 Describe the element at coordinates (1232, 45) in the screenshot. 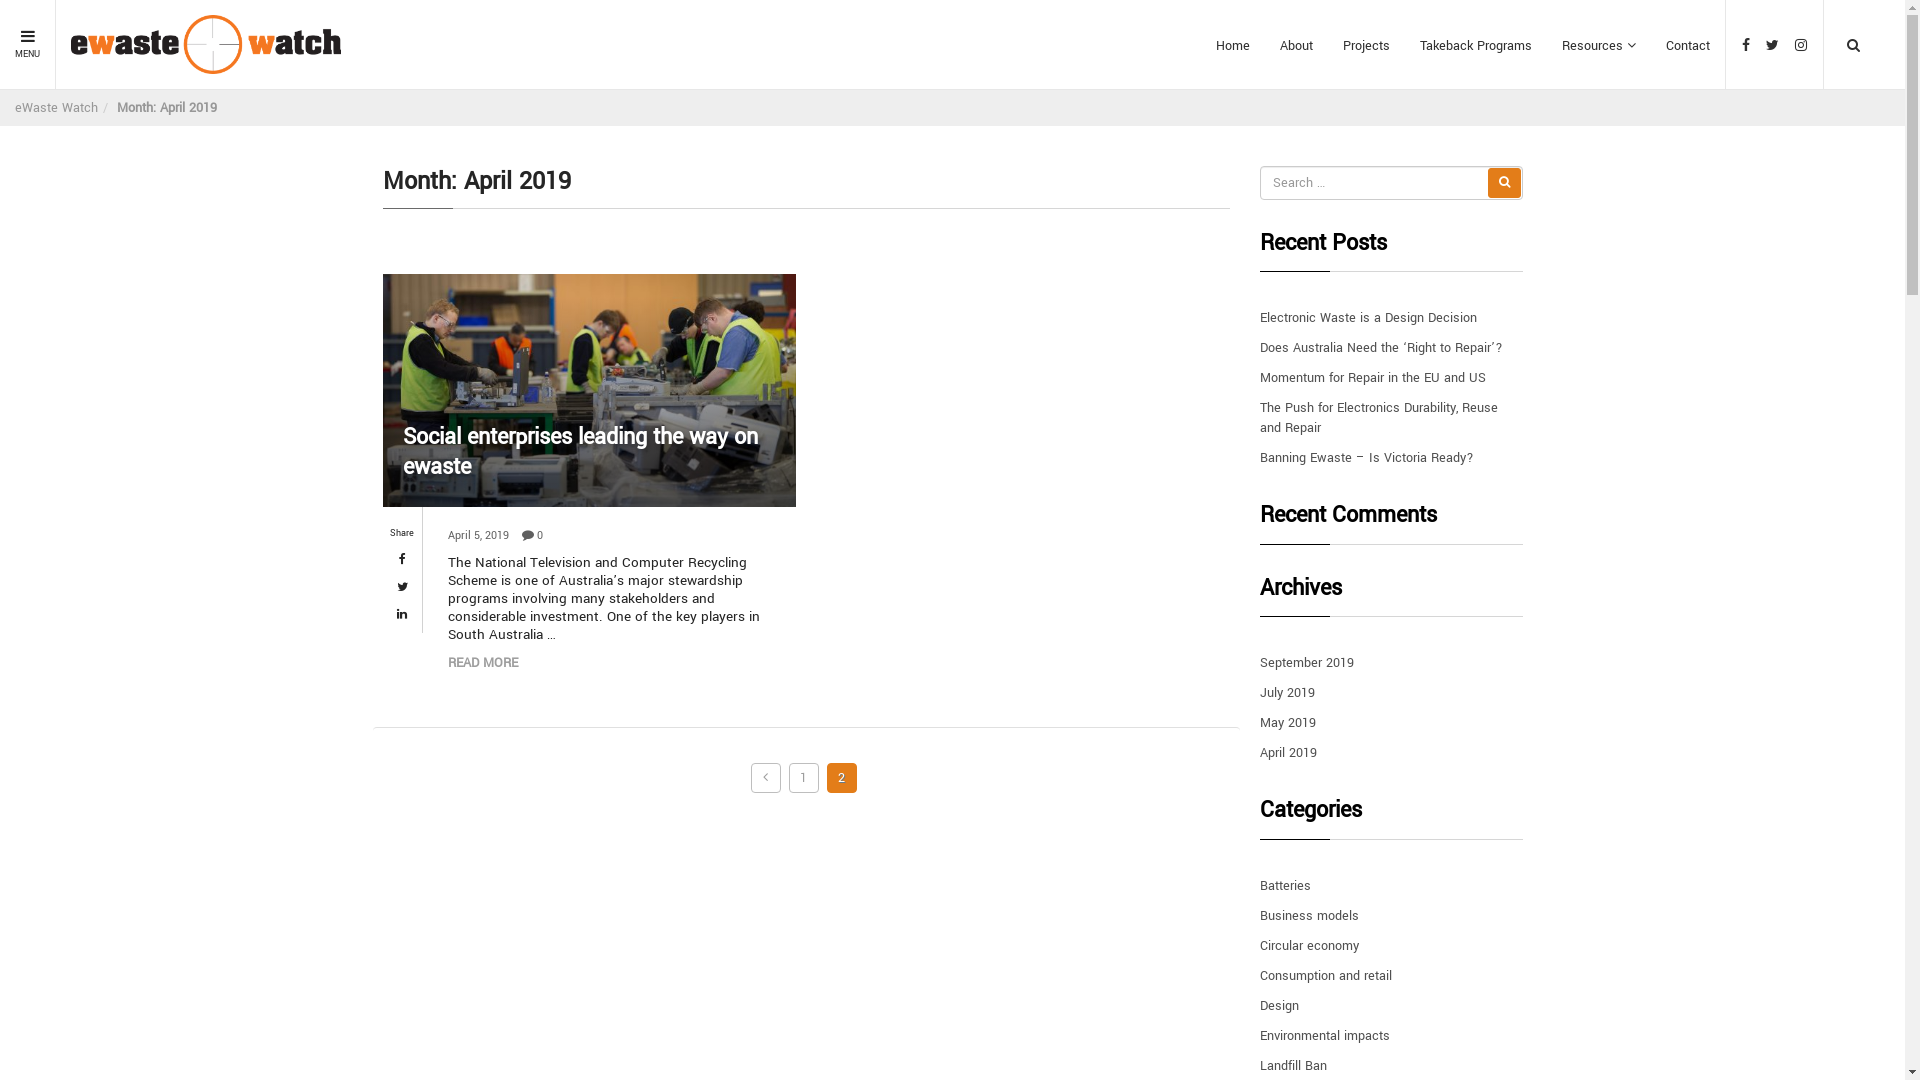

I see `'Home'` at that location.